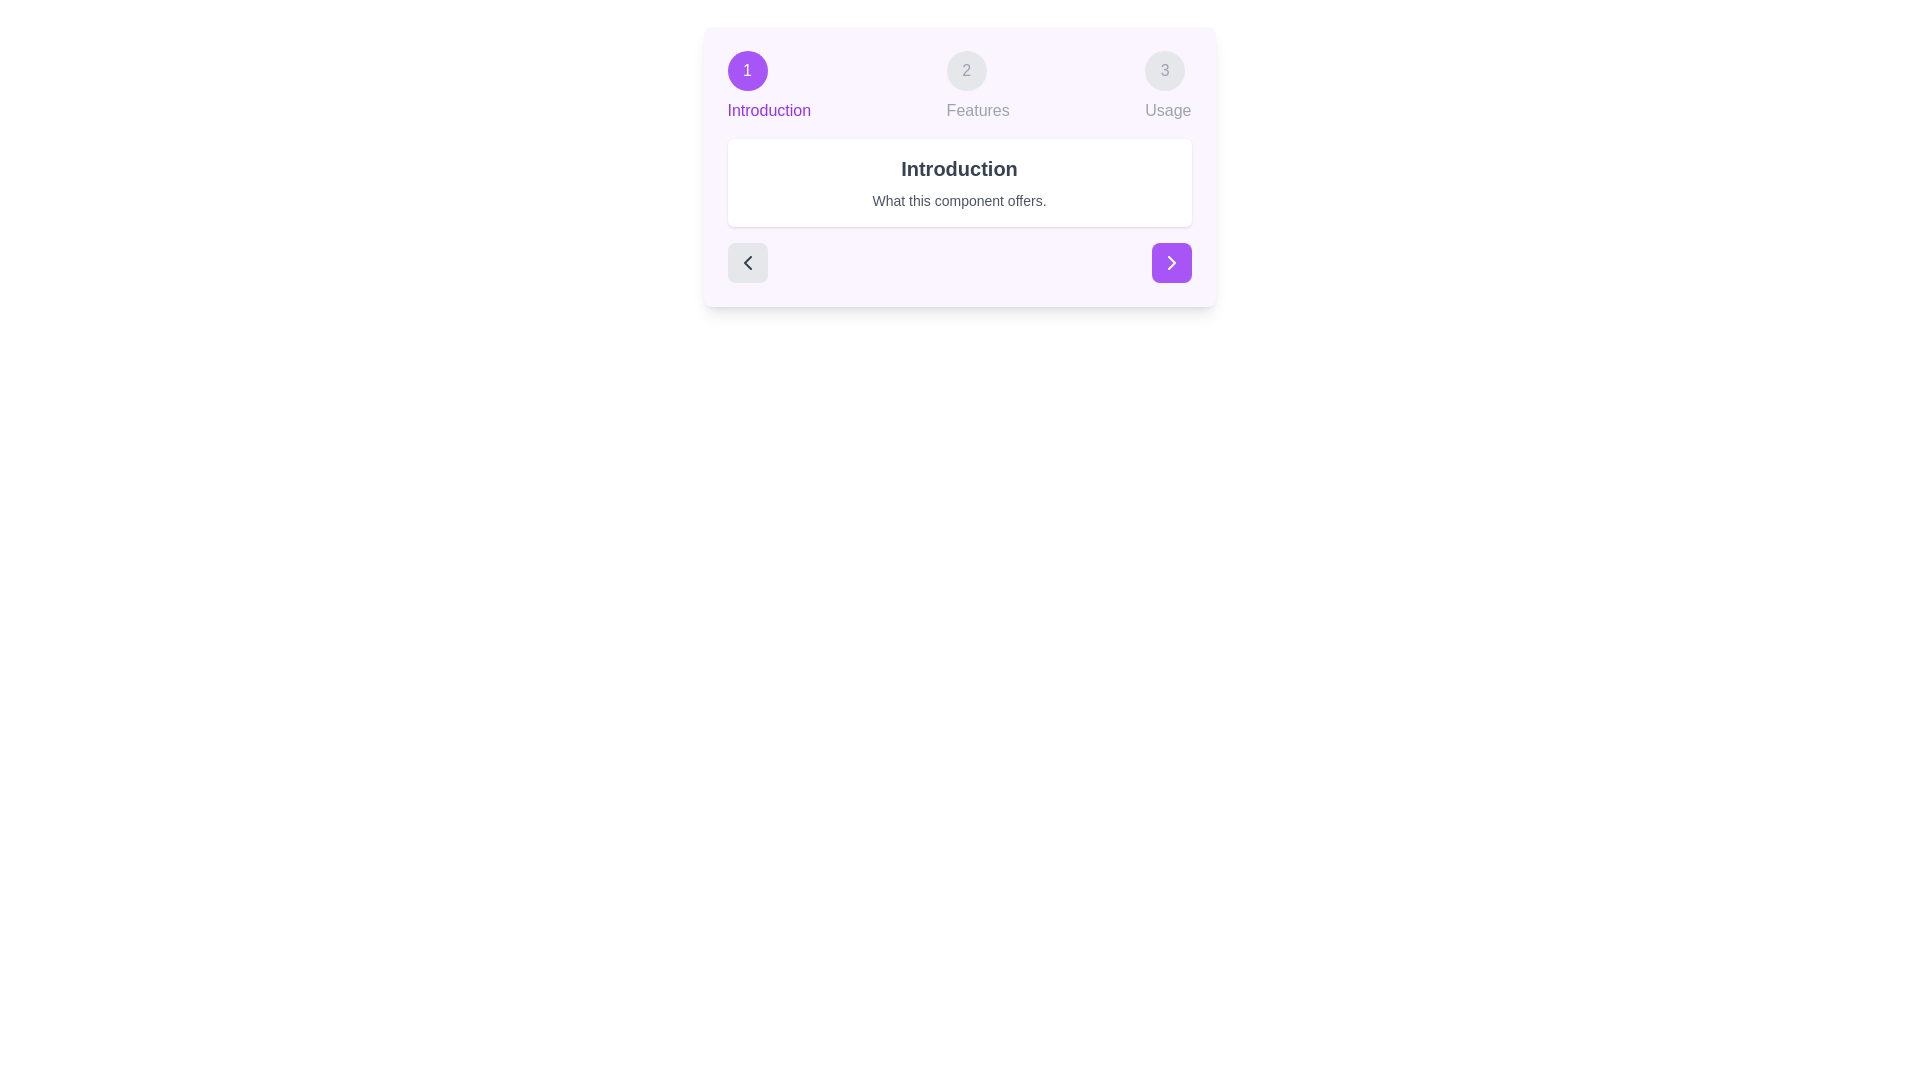 This screenshot has height=1080, width=1920. What do you see at coordinates (767, 86) in the screenshot?
I see `the step indicator for Introduction to navigate directly to that step` at bounding box center [767, 86].